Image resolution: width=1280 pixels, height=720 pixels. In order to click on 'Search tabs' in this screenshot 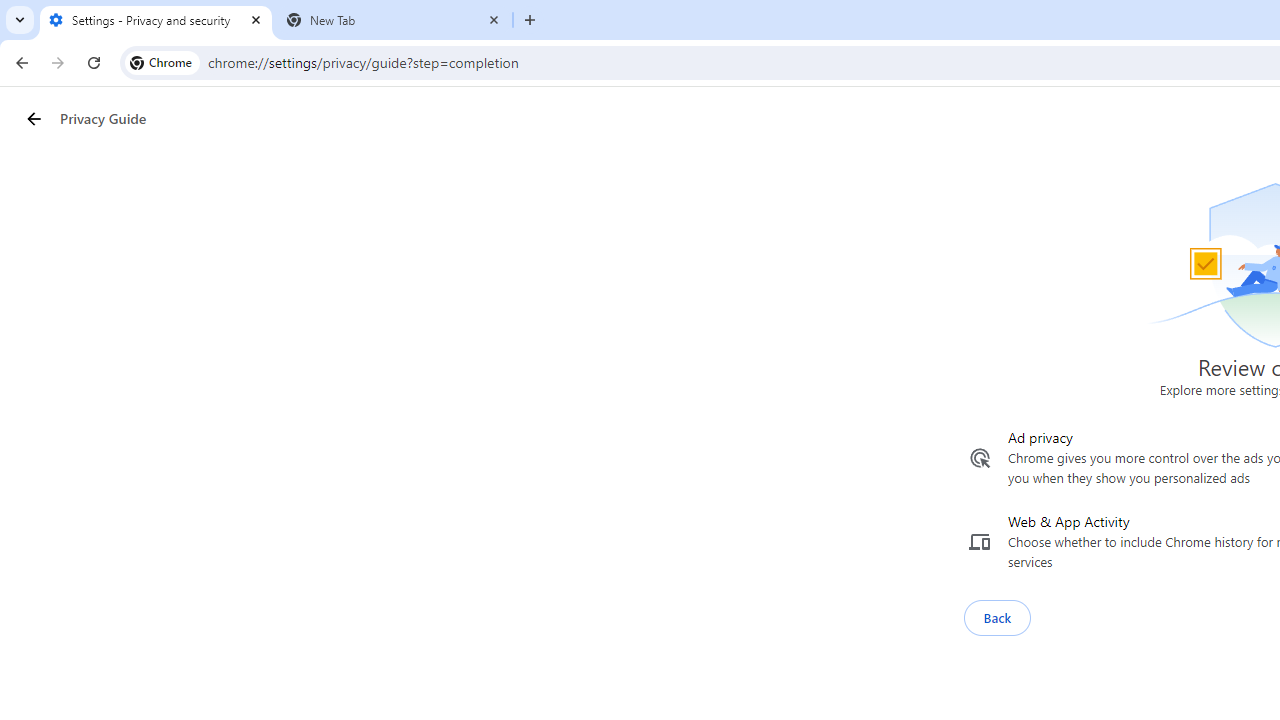, I will do `click(20, 20)`.